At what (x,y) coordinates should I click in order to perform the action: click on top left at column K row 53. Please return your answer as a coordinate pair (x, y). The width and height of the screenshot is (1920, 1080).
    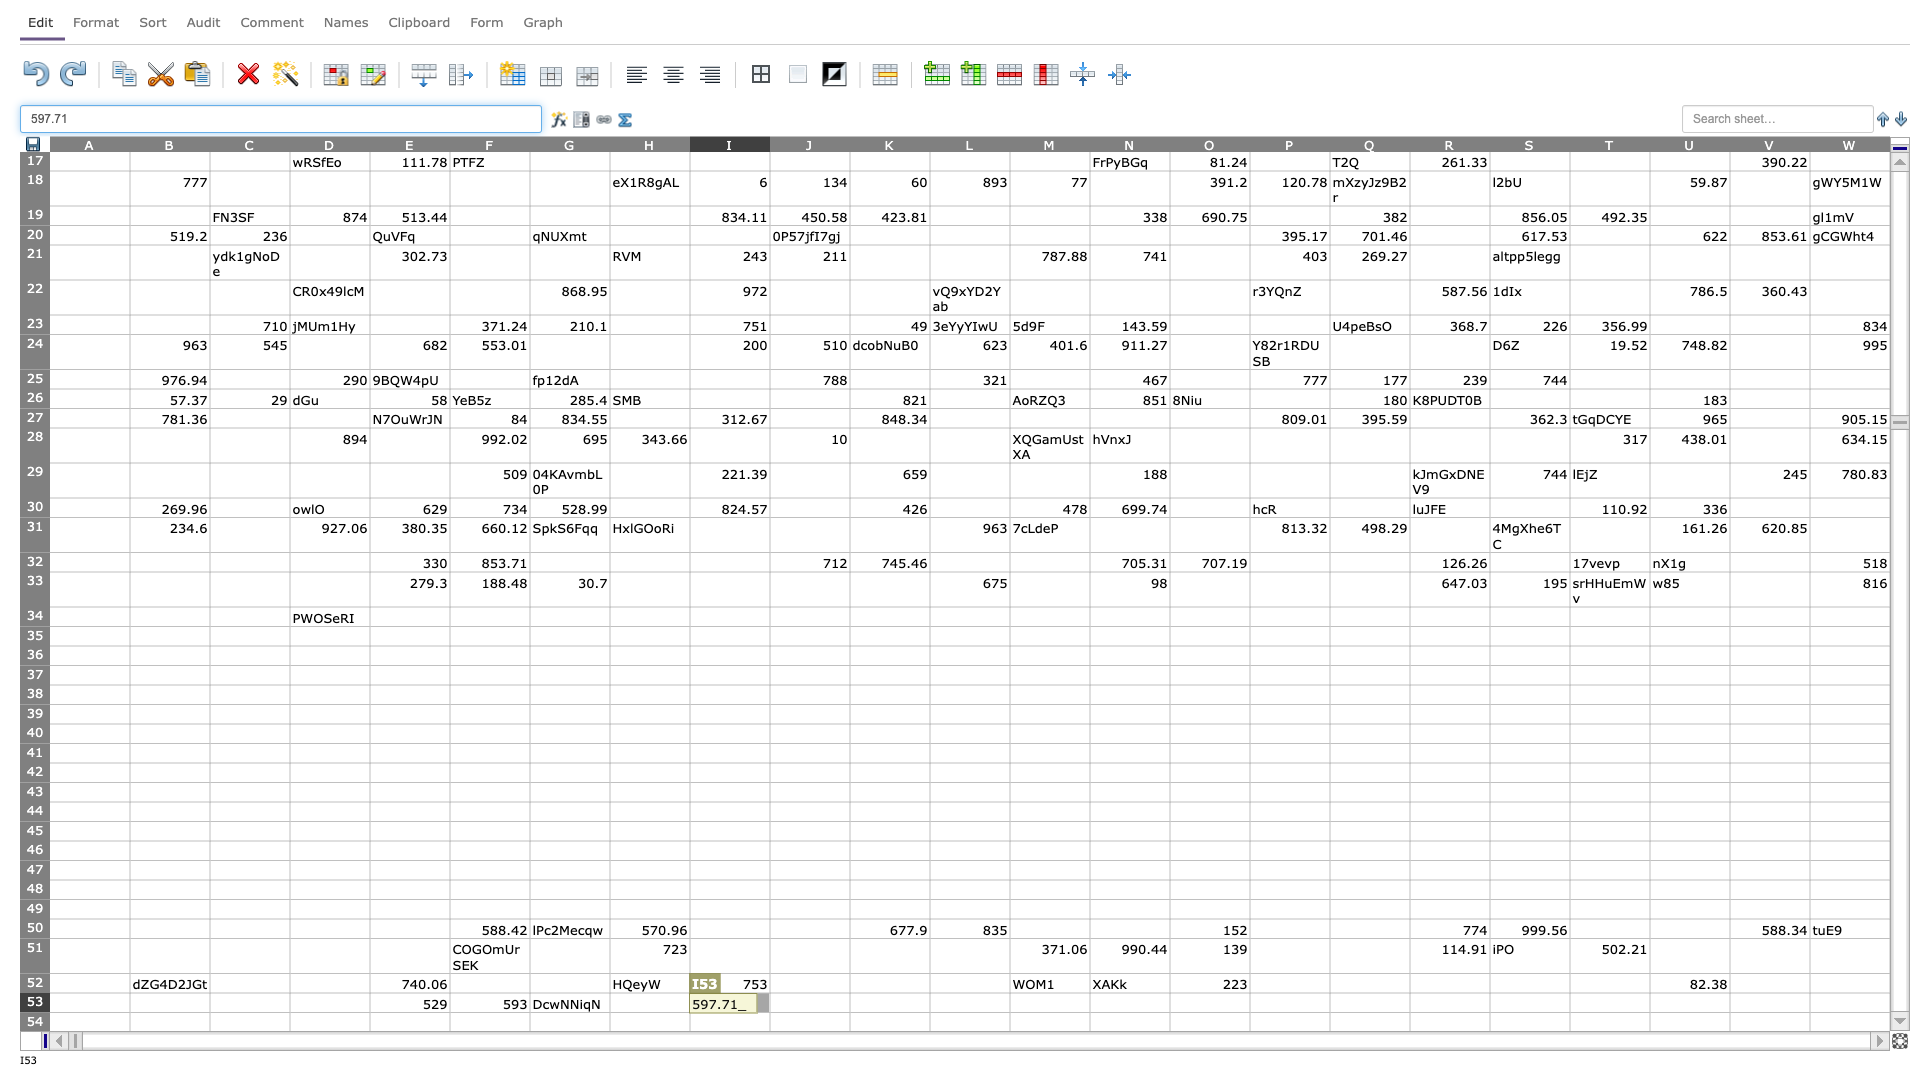
    Looking at the image, I should click on (849, 992).